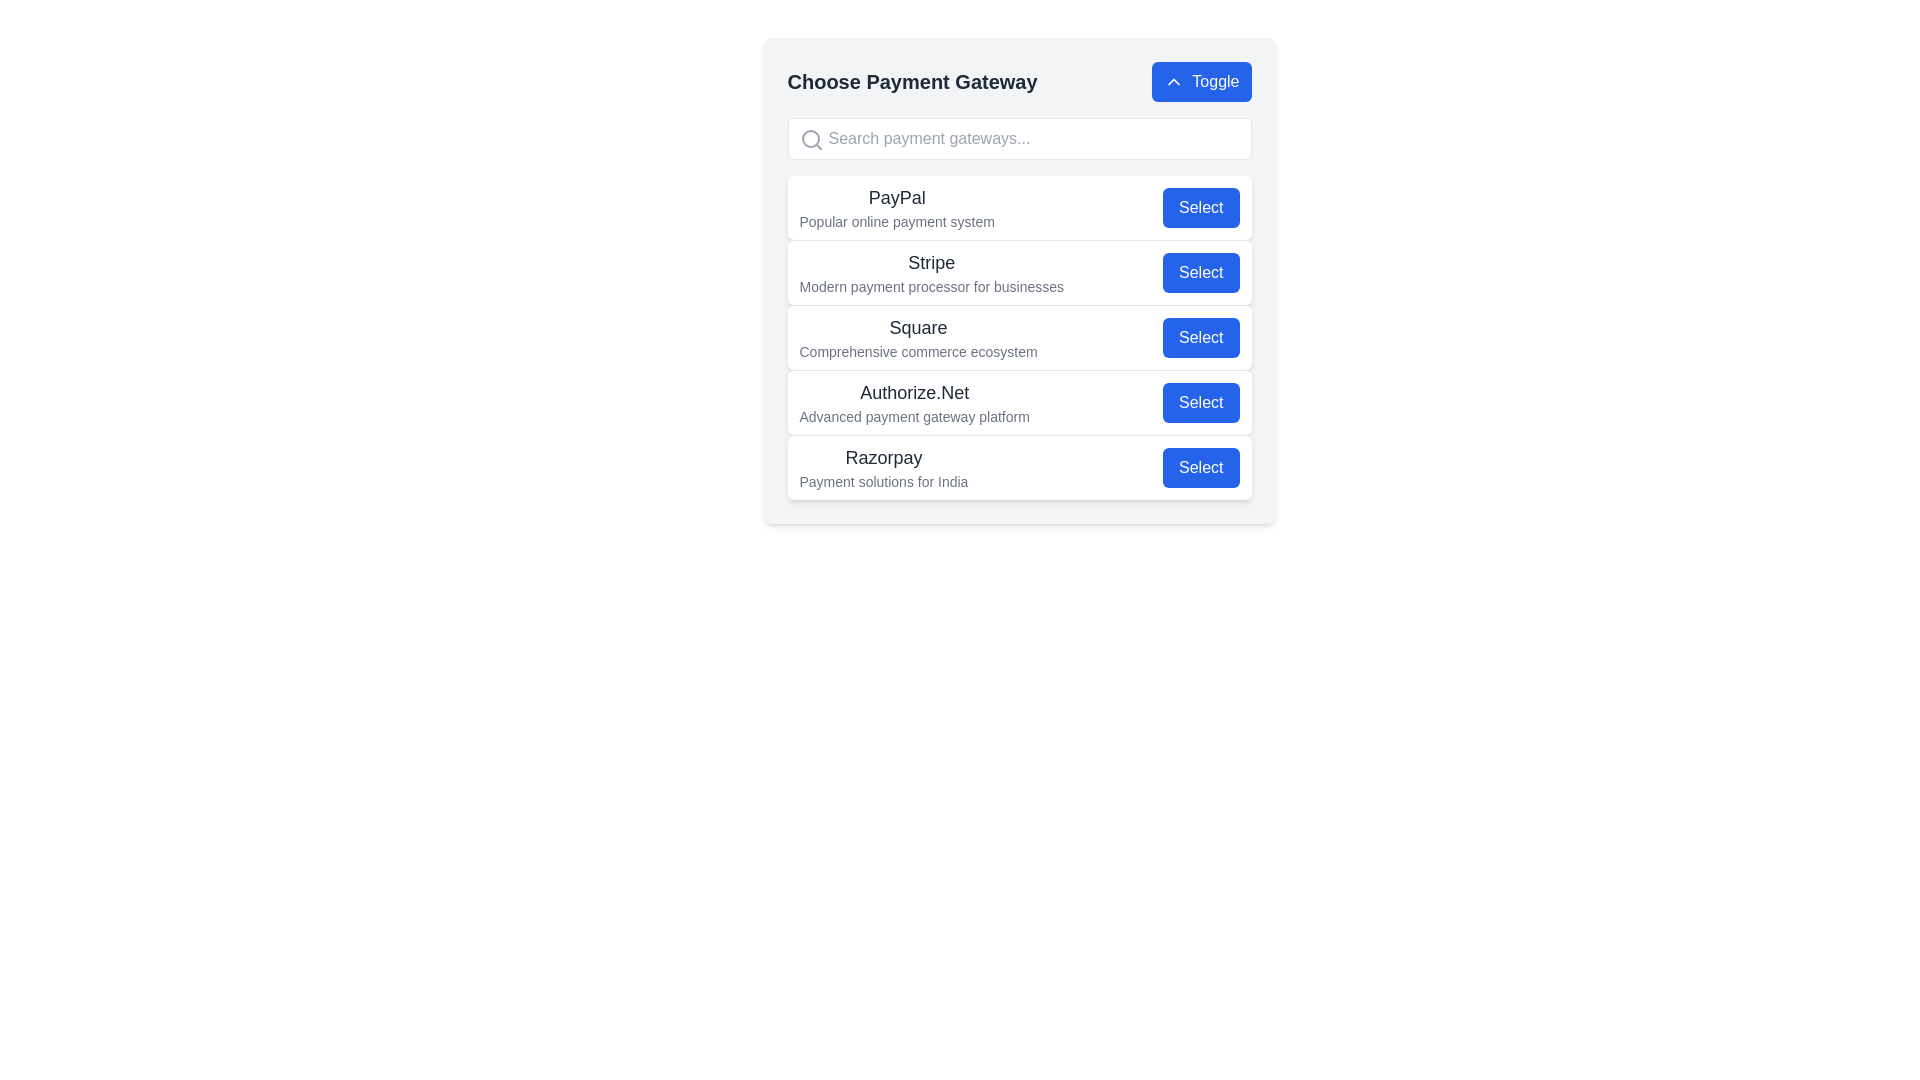 The image size is (1920, 1080). What do you see at coordinates (1200, 467) in the screenshot?
I see `the 'Select' button with a blue background and white text located in the fifth row of payment options` at bounding box center [1200, 467].